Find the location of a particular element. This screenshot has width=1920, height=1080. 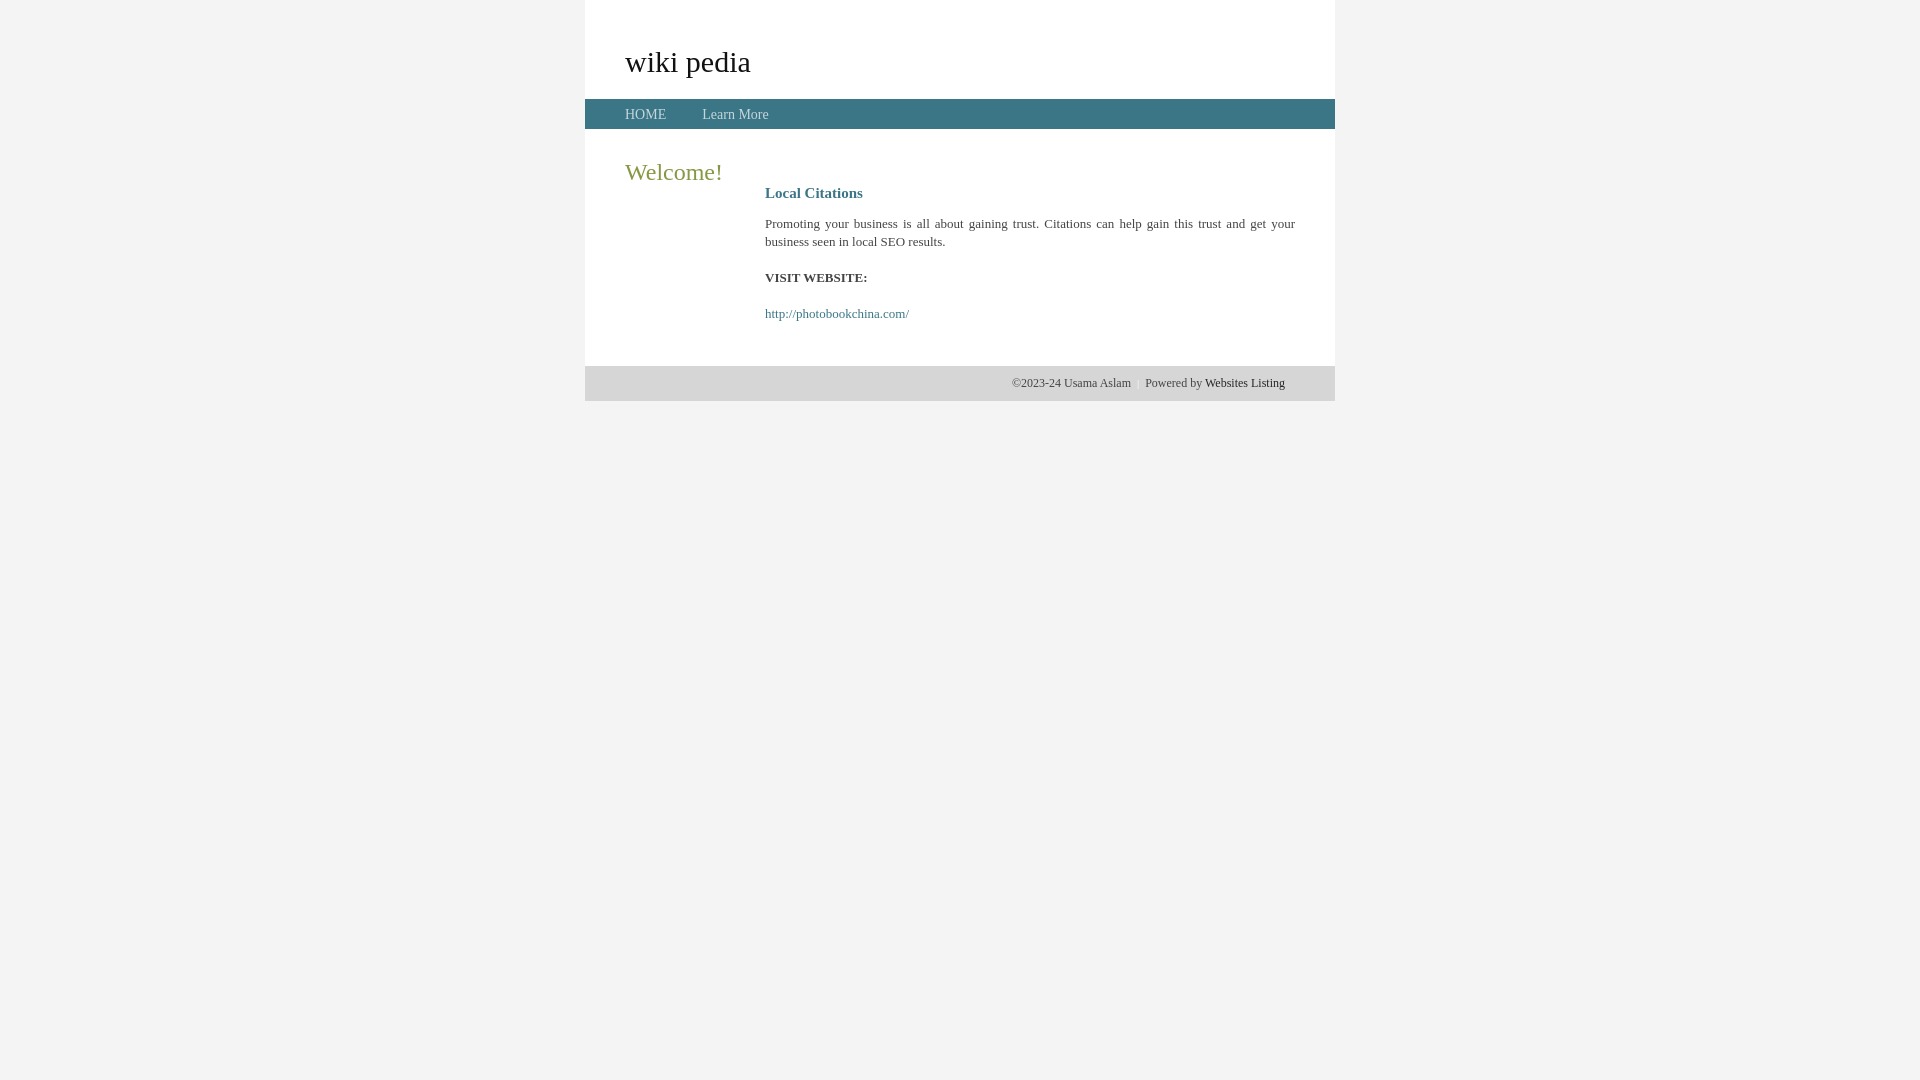

'http://photobookchina.com/' is located at coordinates (836, 313).